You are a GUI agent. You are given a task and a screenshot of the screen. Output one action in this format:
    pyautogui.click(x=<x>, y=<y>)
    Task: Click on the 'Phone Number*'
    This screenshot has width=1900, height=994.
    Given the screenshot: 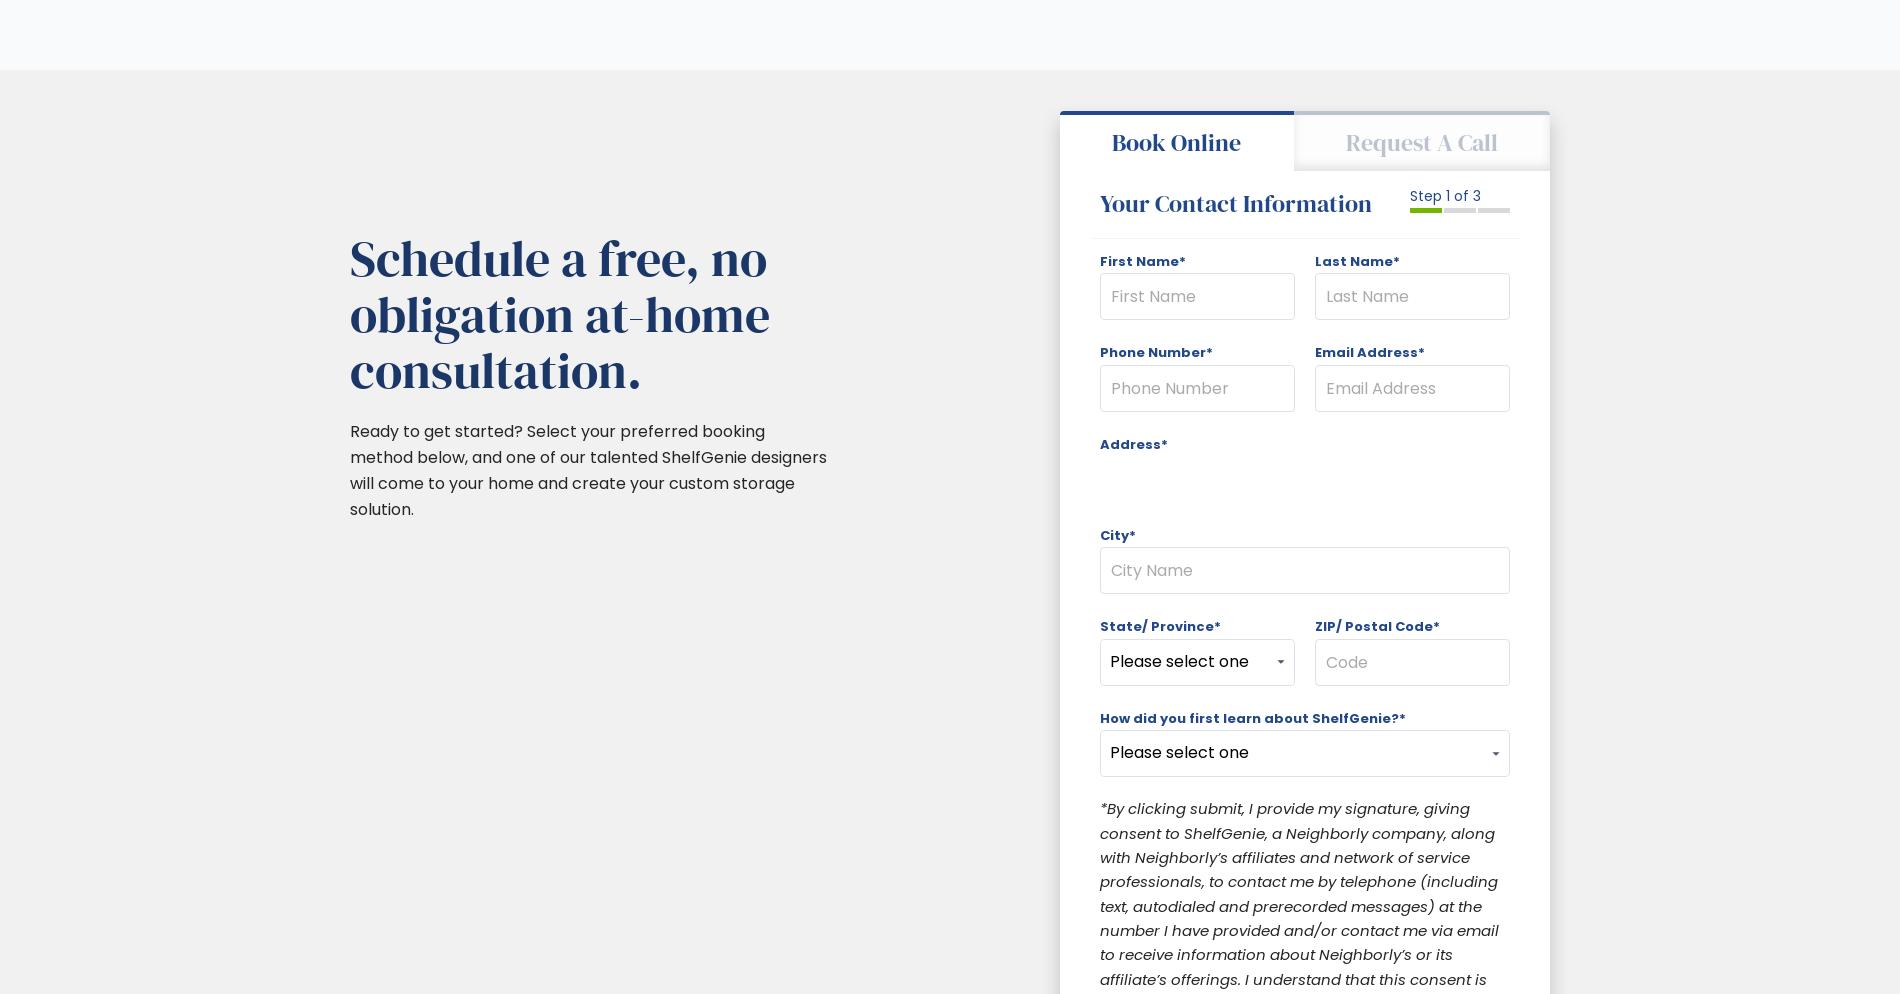 What is the action you would take?
    pyautogui.click(x=1156, y=351)
    